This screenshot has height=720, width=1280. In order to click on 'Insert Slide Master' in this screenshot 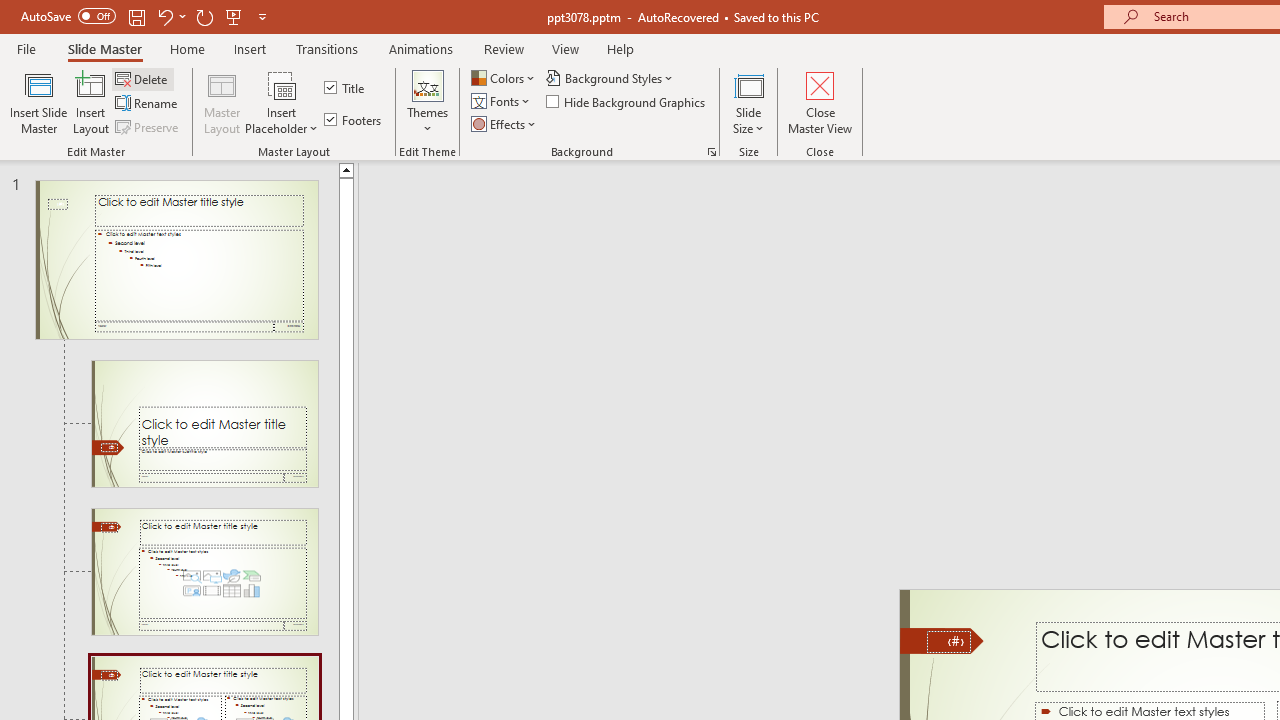, I will do `click(39, 103)`.